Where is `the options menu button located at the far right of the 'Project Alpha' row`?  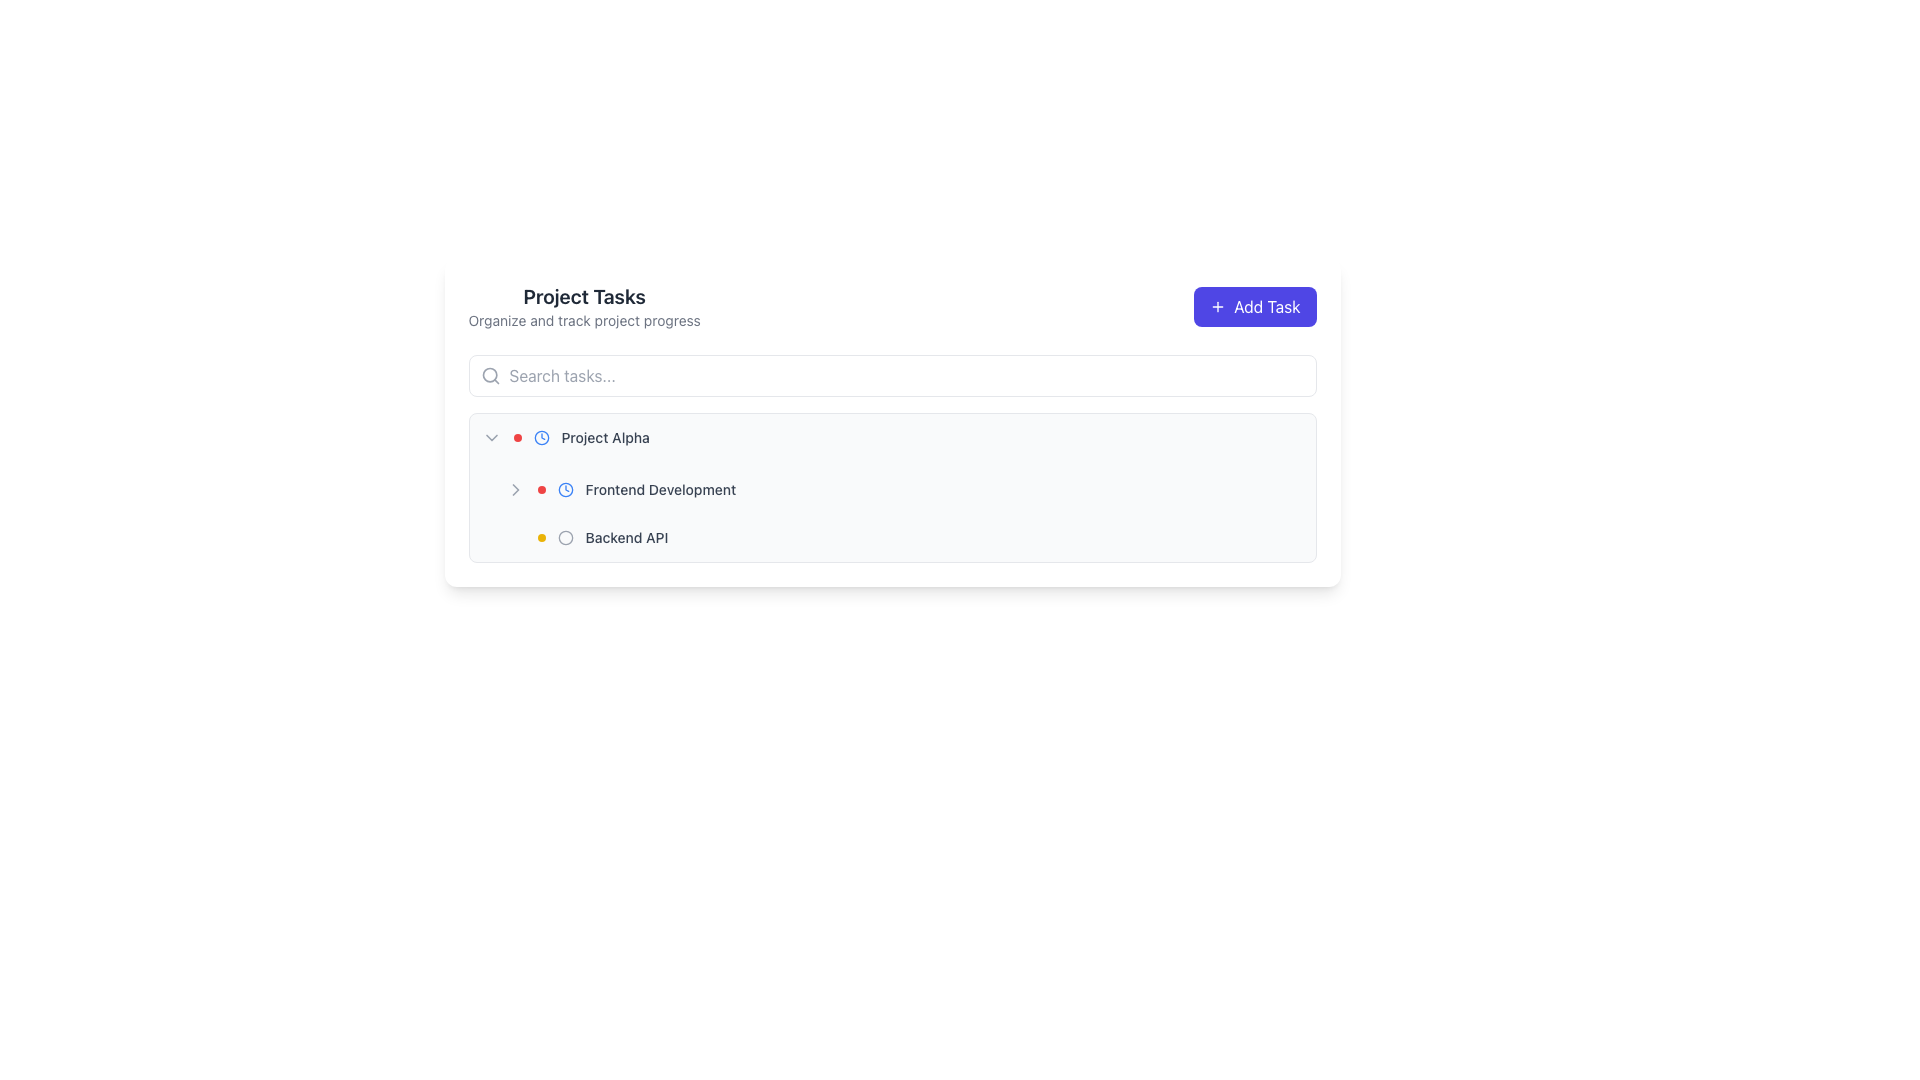
the options menu button located at the far right of the 'Project Alpha' row is located at coordinates (1291, 437).